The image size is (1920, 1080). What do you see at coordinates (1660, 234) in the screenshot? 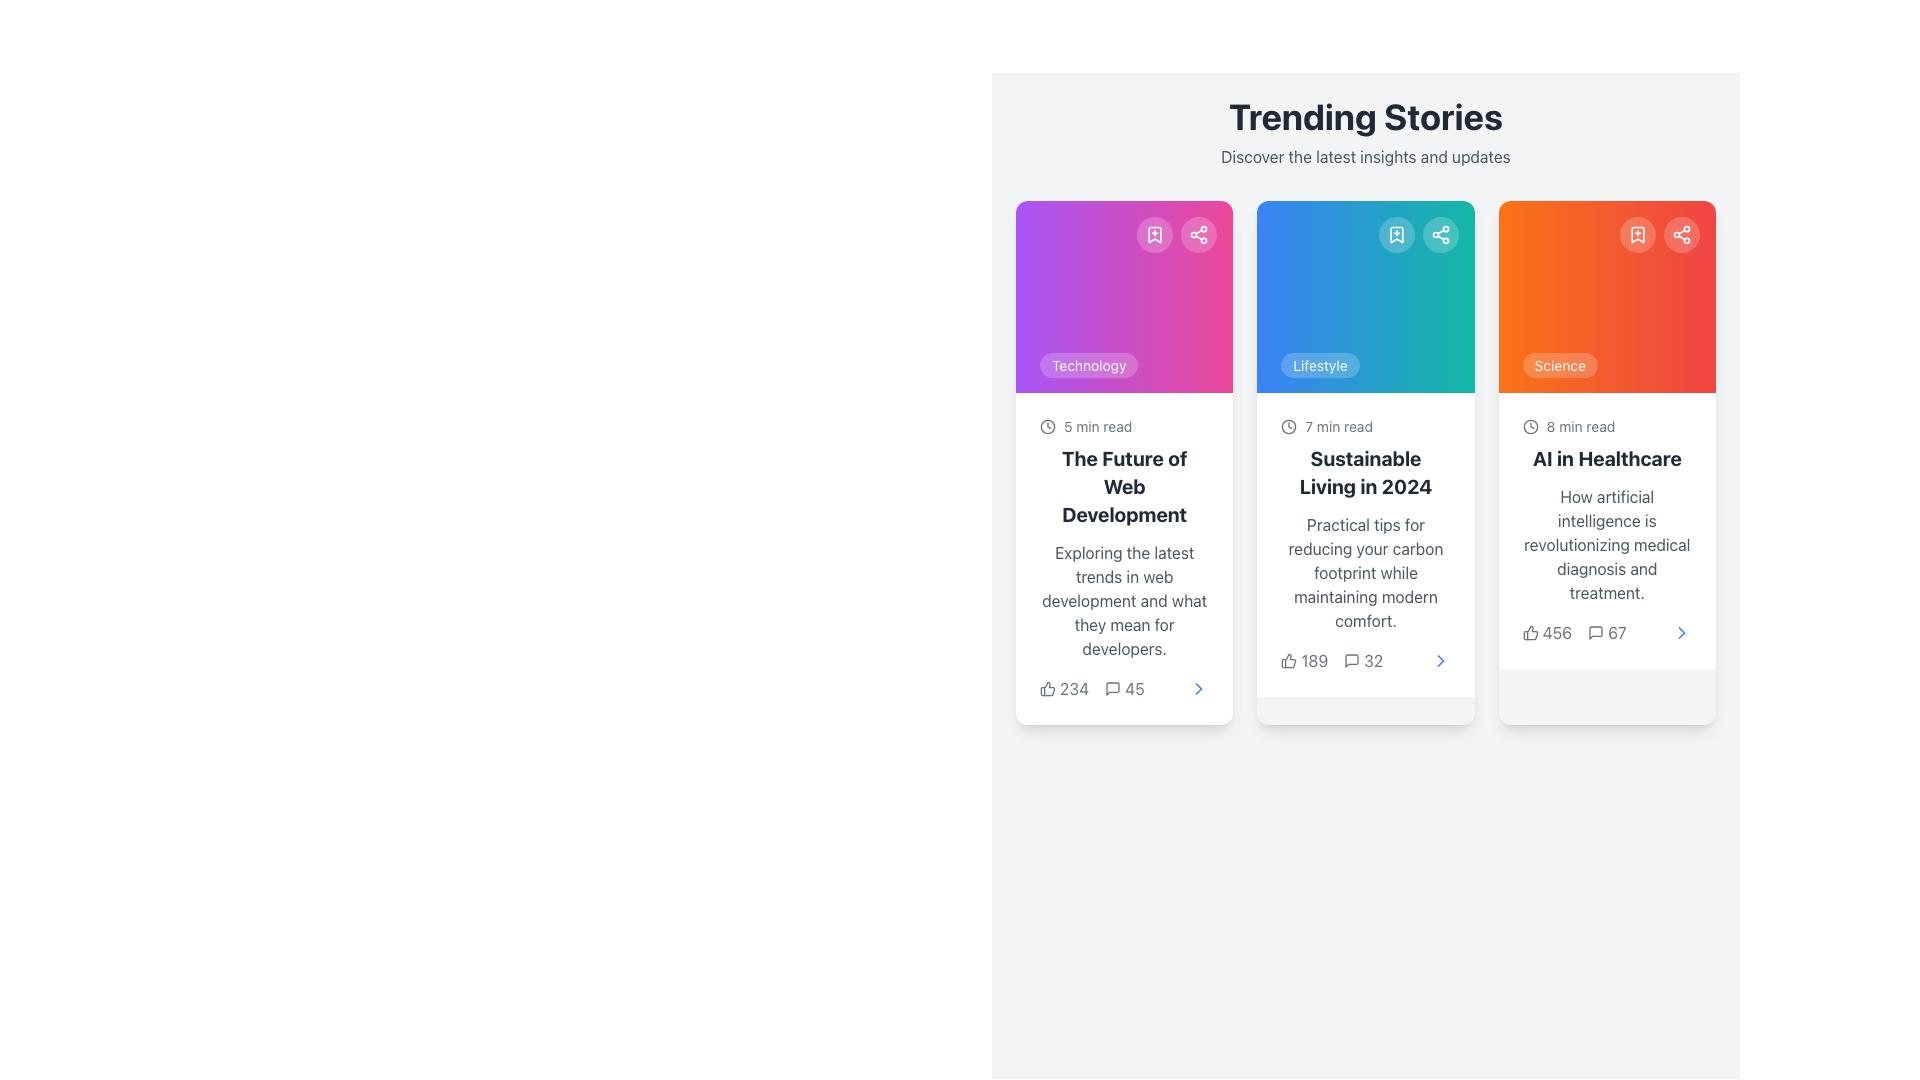
I see `the share icon located in the button group at the top-right corner of the 'Science' card in the 'AI in Healthcare' section to share the card` at bounding box center [1660, 234].